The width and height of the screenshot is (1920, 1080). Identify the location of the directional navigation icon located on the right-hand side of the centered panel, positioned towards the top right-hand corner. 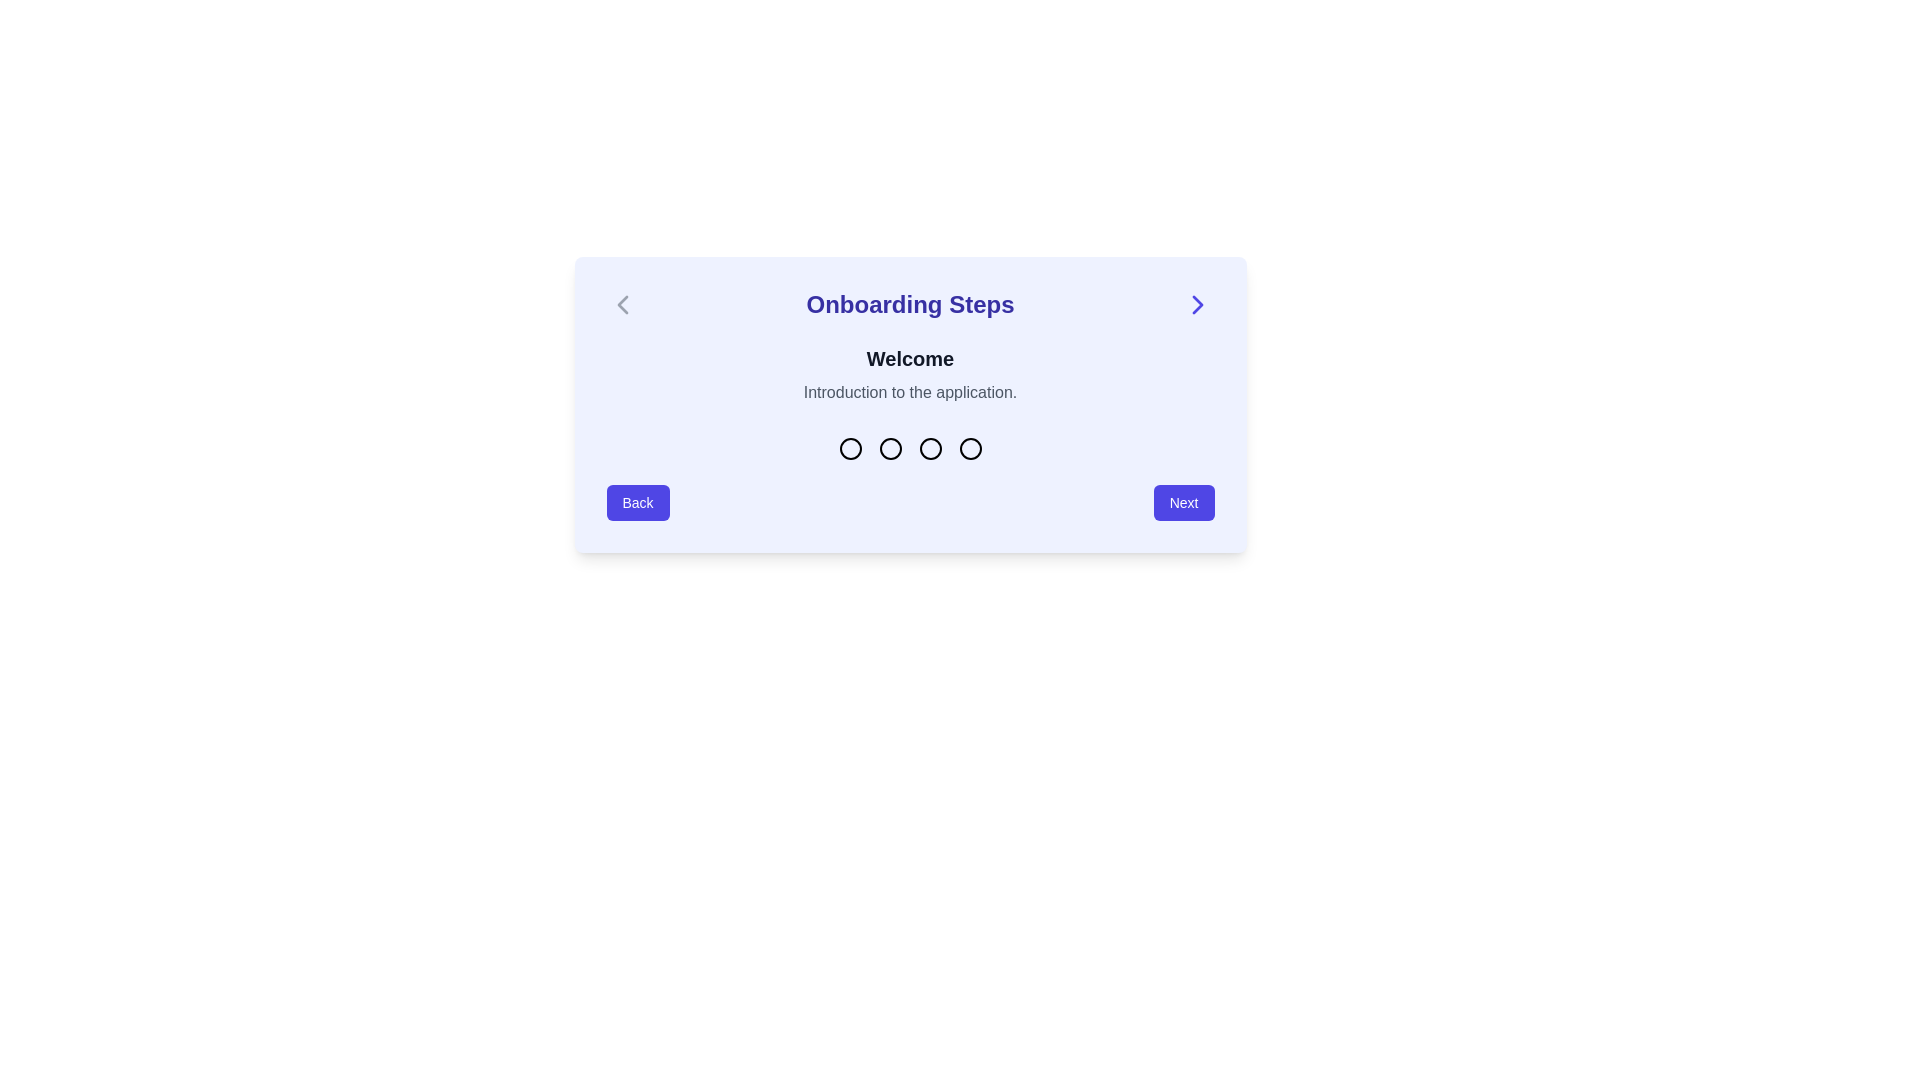
(1198, 304).